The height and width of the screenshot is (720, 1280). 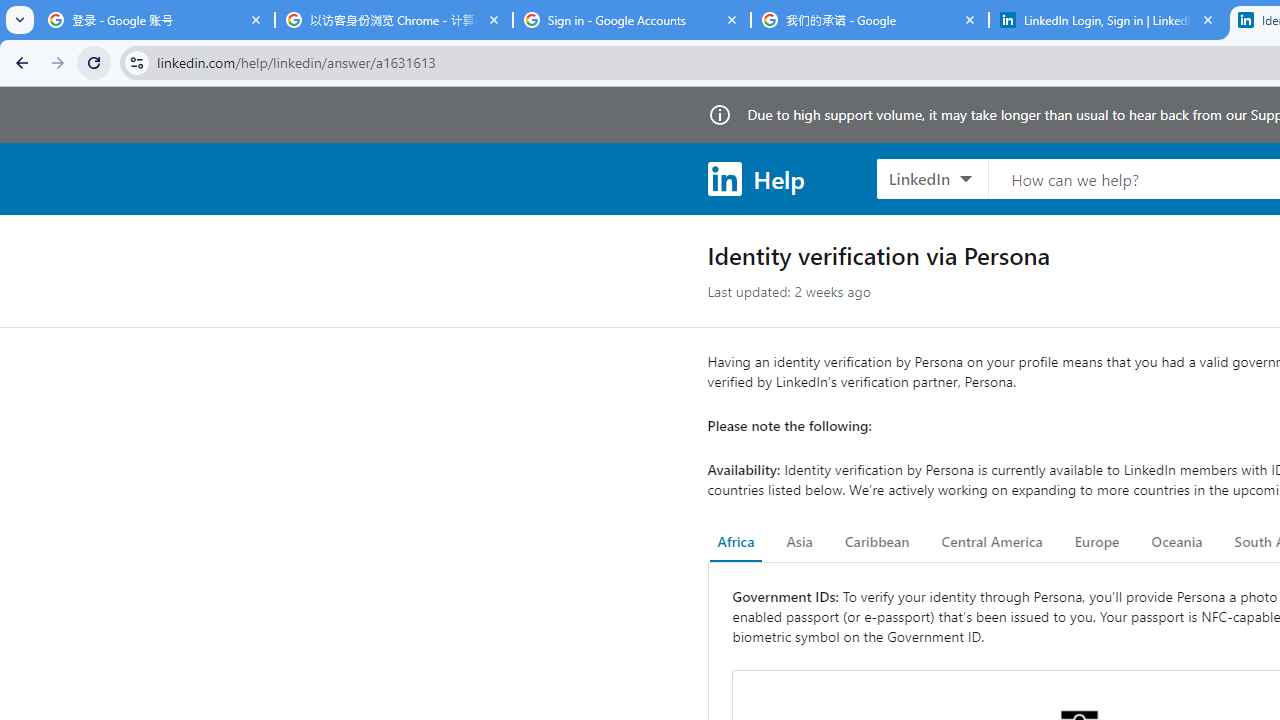 What do you see at coordinates (1107, 20) in the screenshot?
I see `'LinkedIn Login, Sign in | LinkedIn'` at bounding box center [1107, 20].